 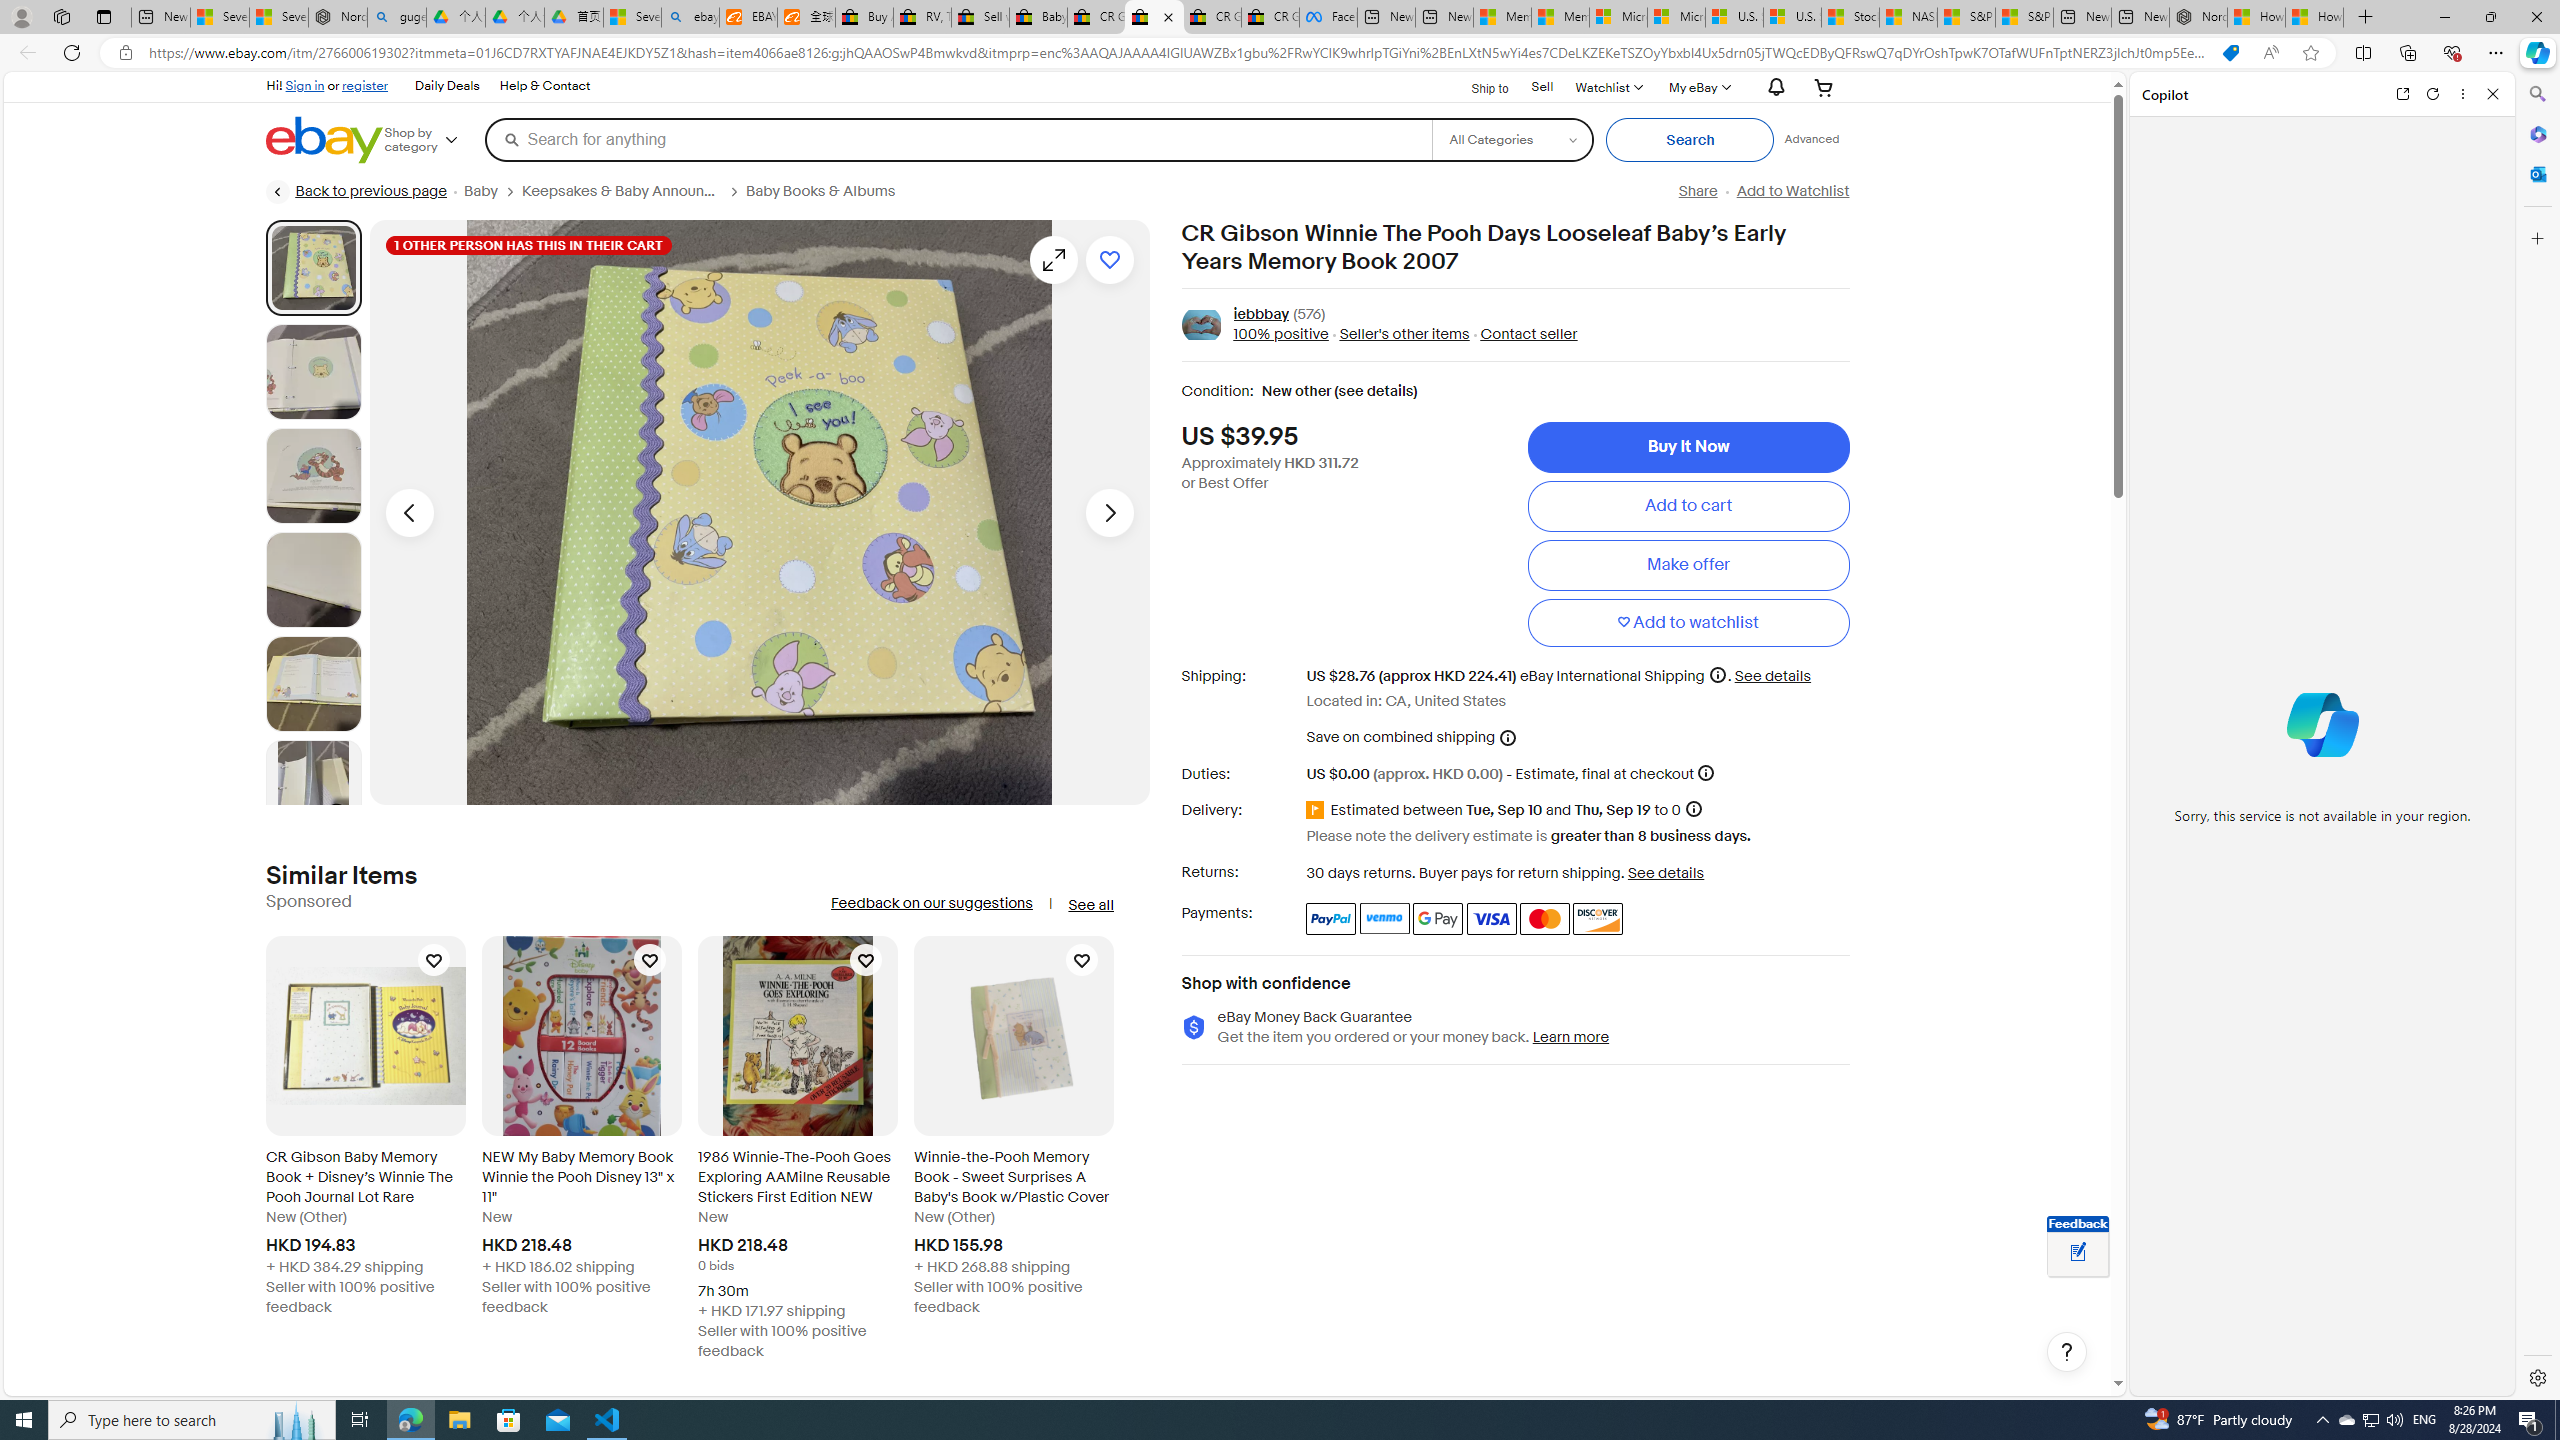 I want to click on 'Share', so click(x=1696, y=191).